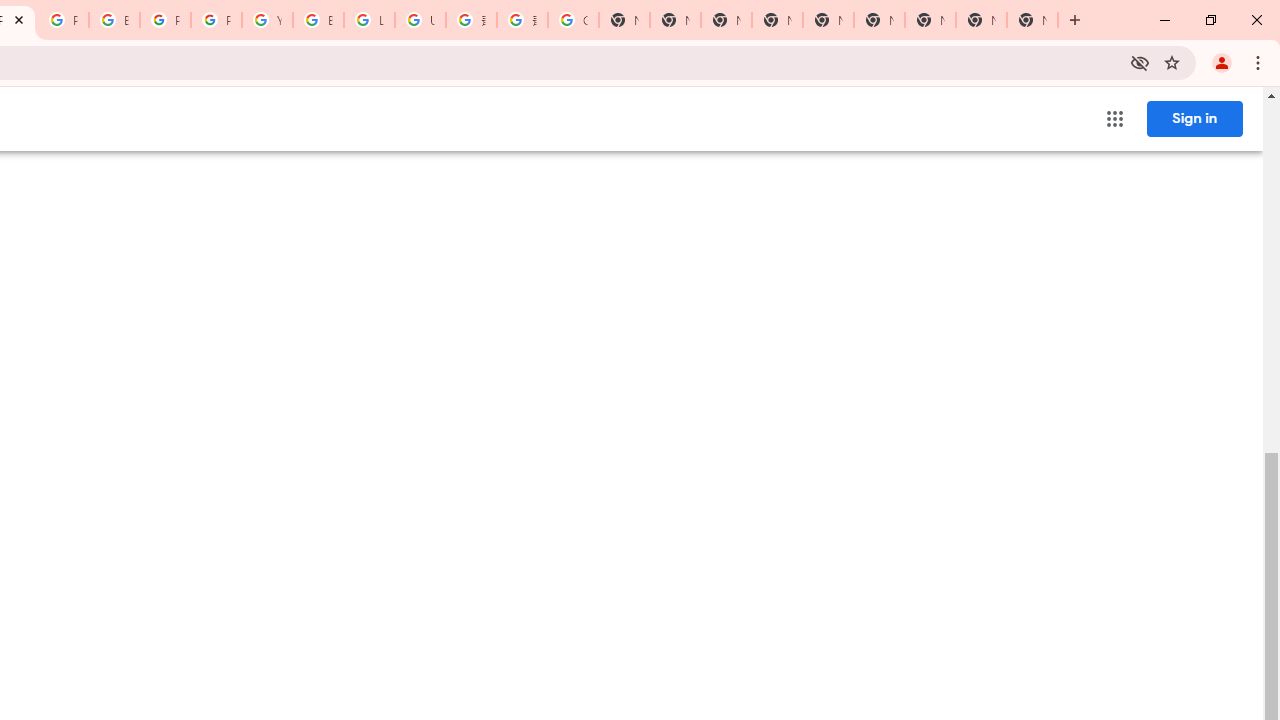 Image resolution: width=1280 pixels, height=720 pixels. Describe the element at coordinates (1113, 119) in the screenshot. I see `'Google apps'` at that location.